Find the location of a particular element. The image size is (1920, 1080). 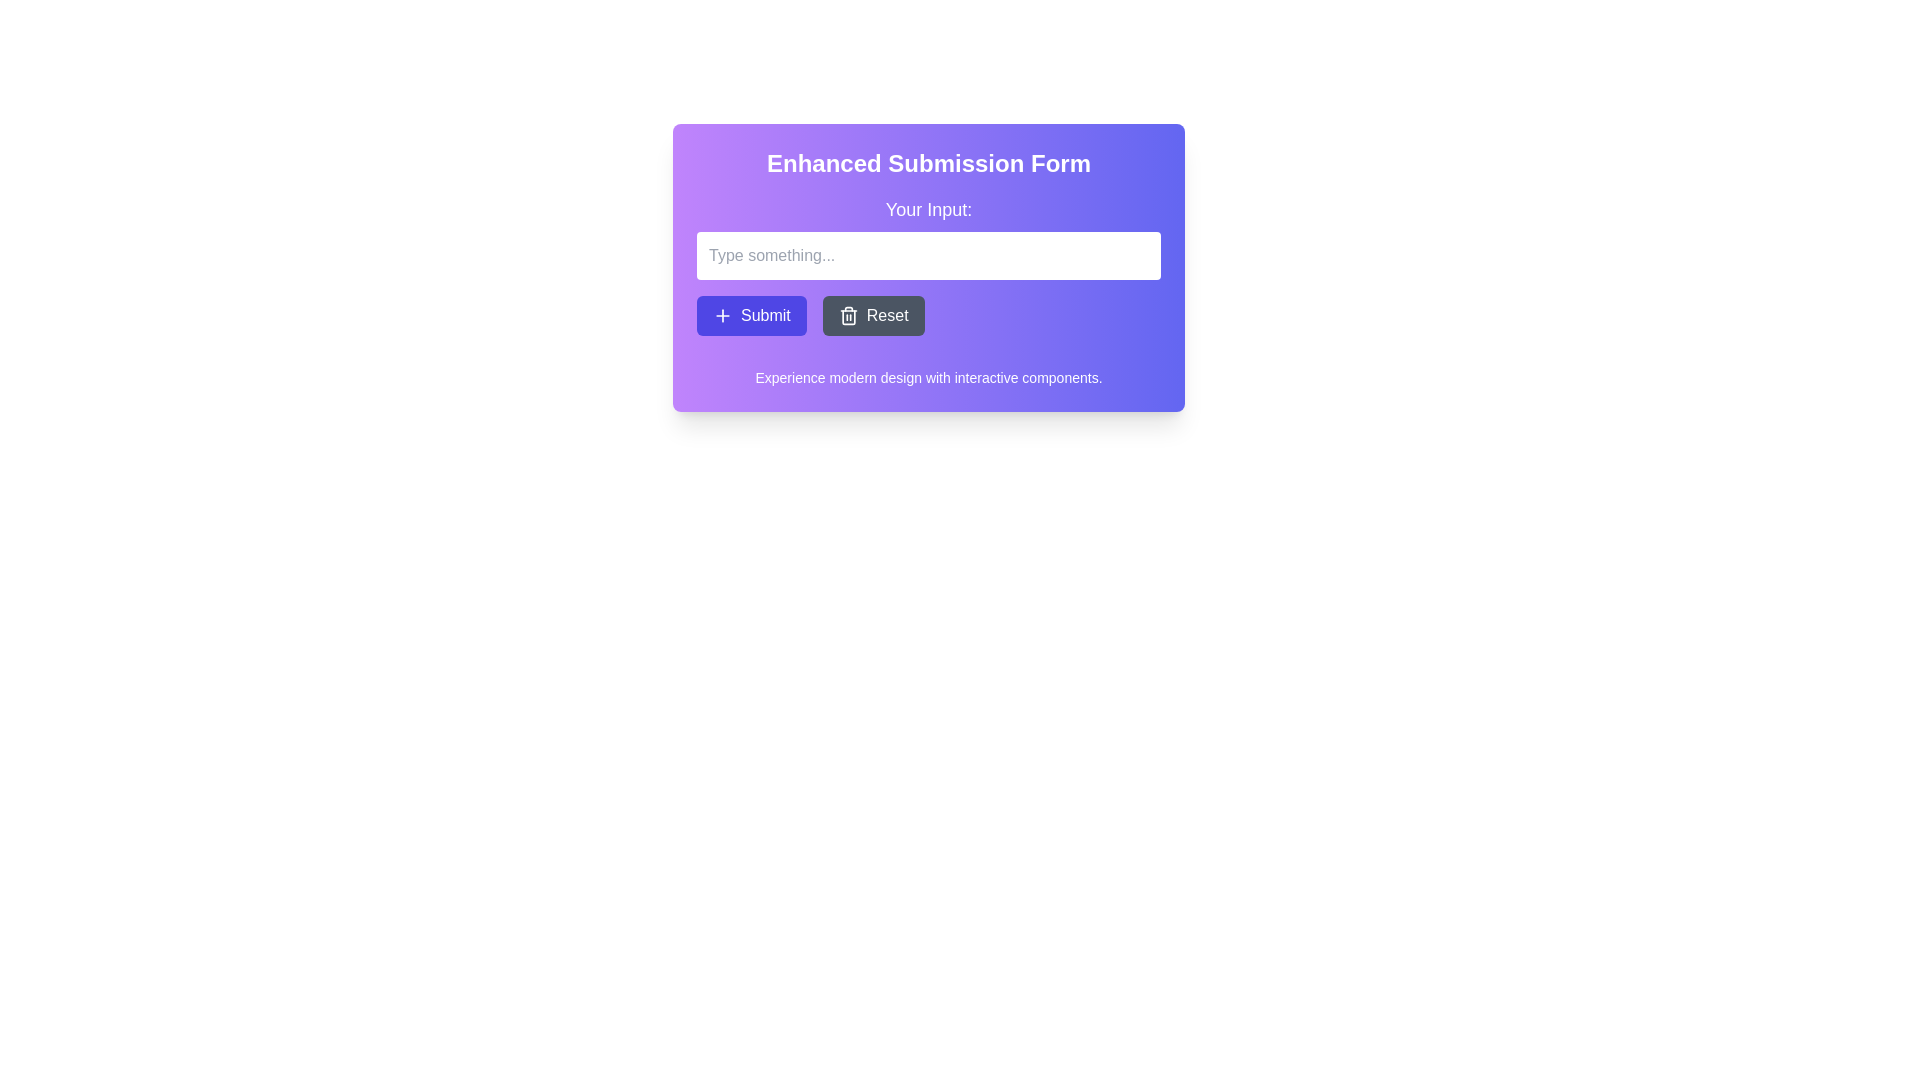

text displayed in the Text Header that says 'Enhanced Submission Form', which is in bold and large font at the top of the card with a purple gradient background is located at coordinates (928, 163).